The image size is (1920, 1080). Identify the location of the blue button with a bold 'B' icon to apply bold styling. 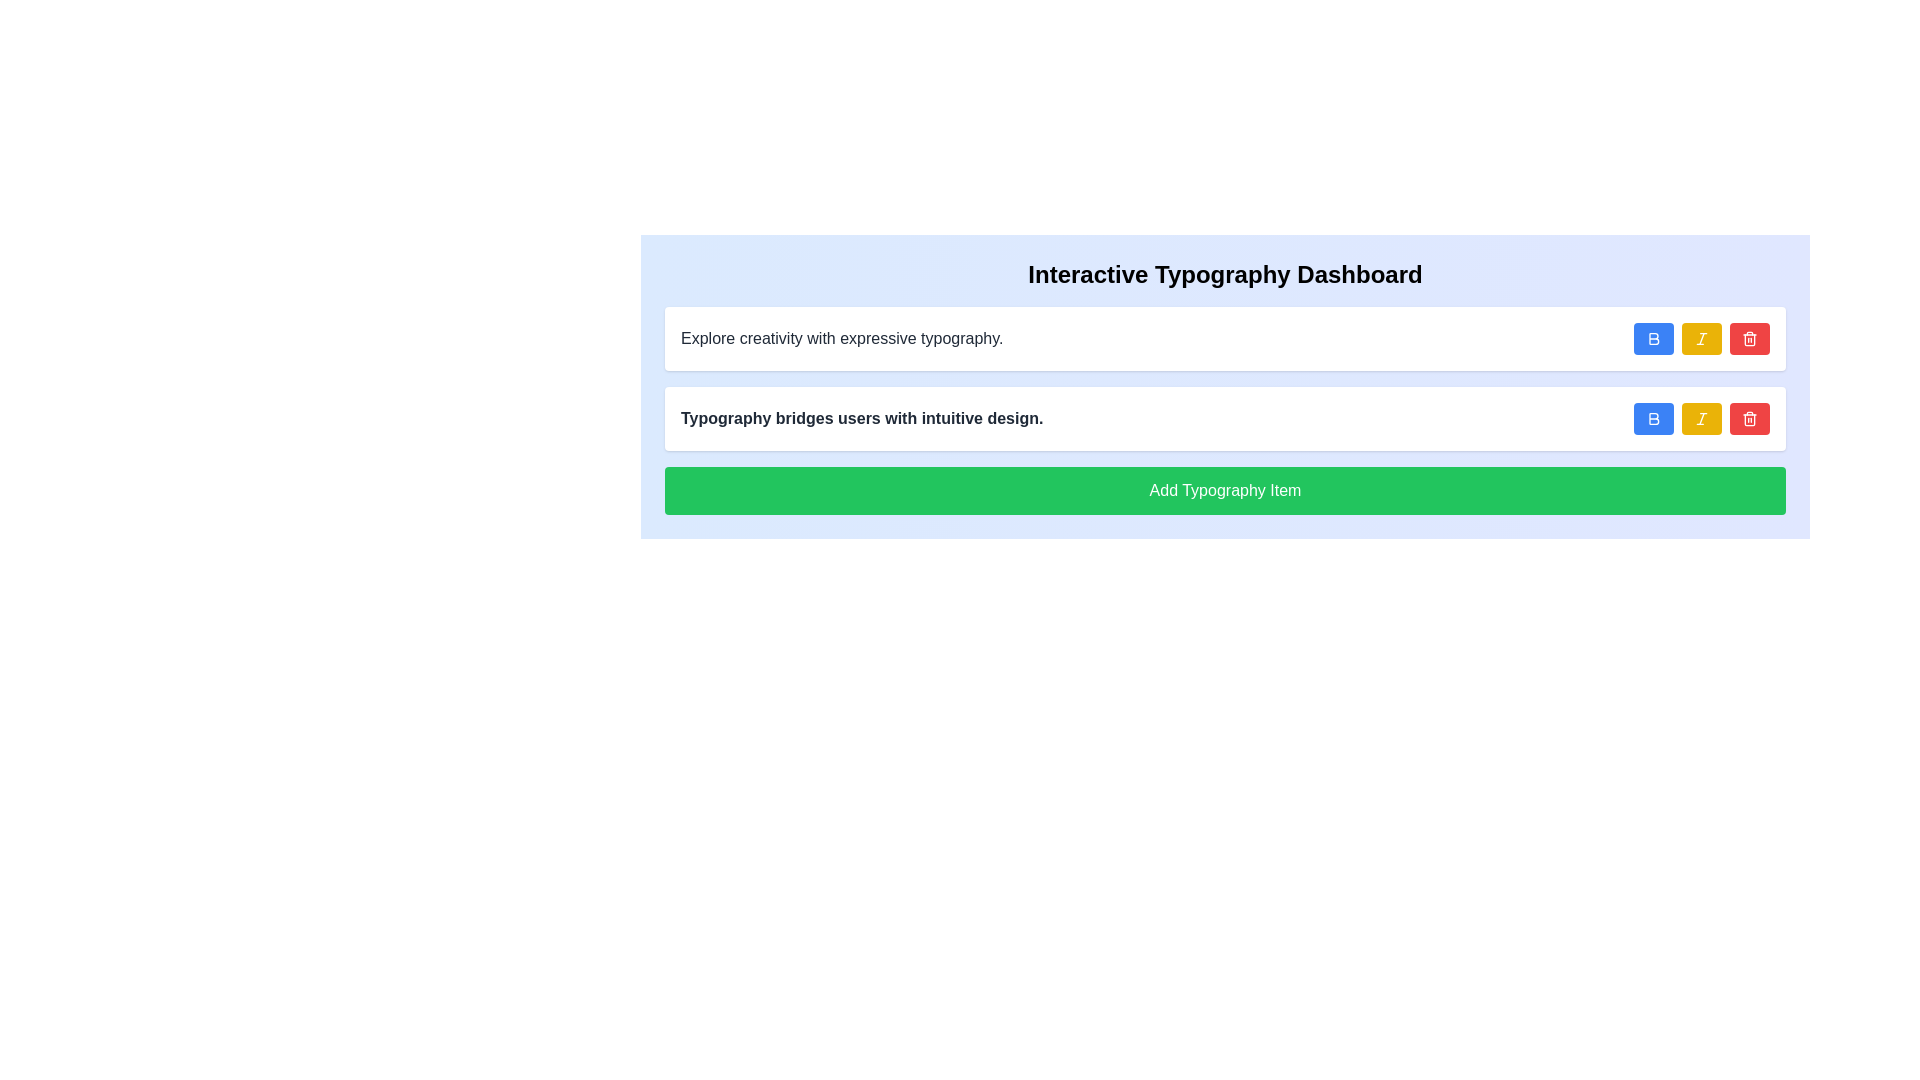
(1654, 418).